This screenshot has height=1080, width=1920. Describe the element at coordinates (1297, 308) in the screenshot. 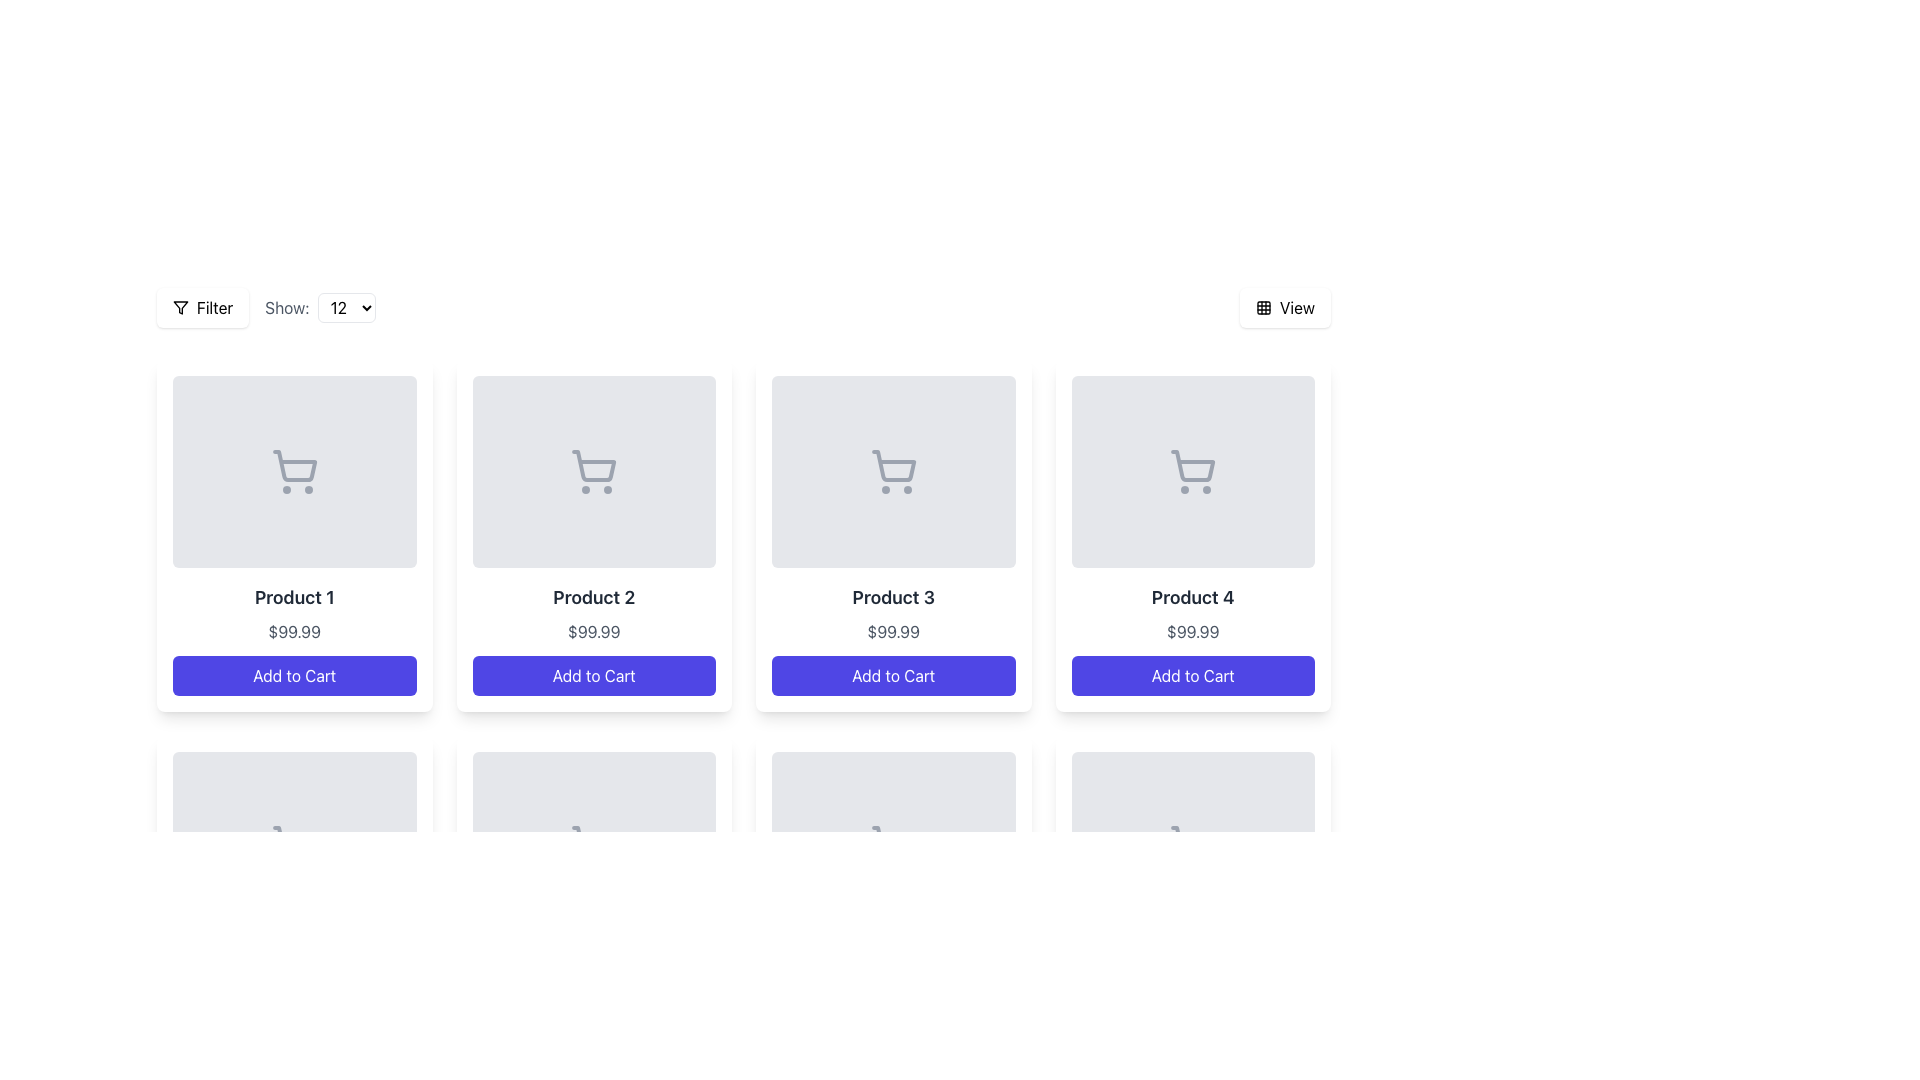

I see `the 'View' text label within the interactive button that has a white background and rounded corners, located on the top right of the interface` at that location.